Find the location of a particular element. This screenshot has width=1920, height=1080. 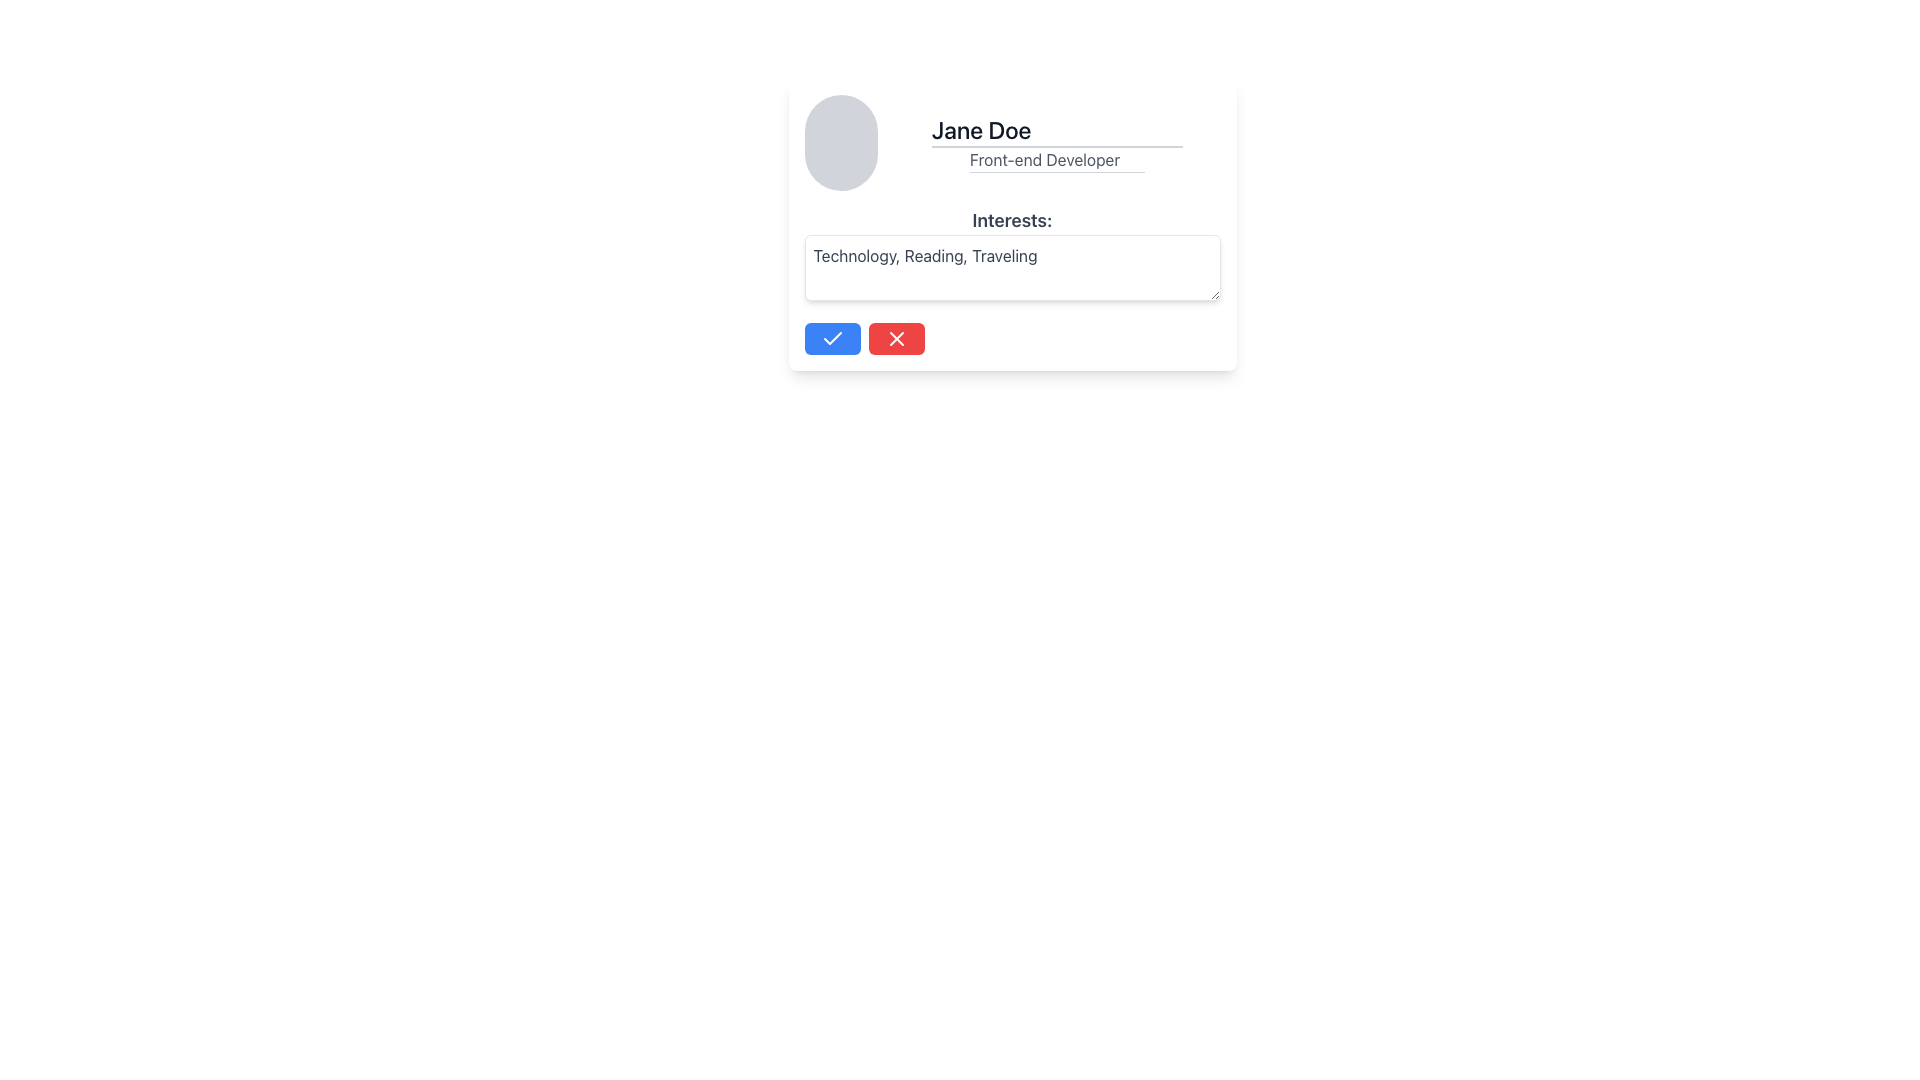

the user profile name in the User Profile Information Block is located at coordinates (1012, 141).